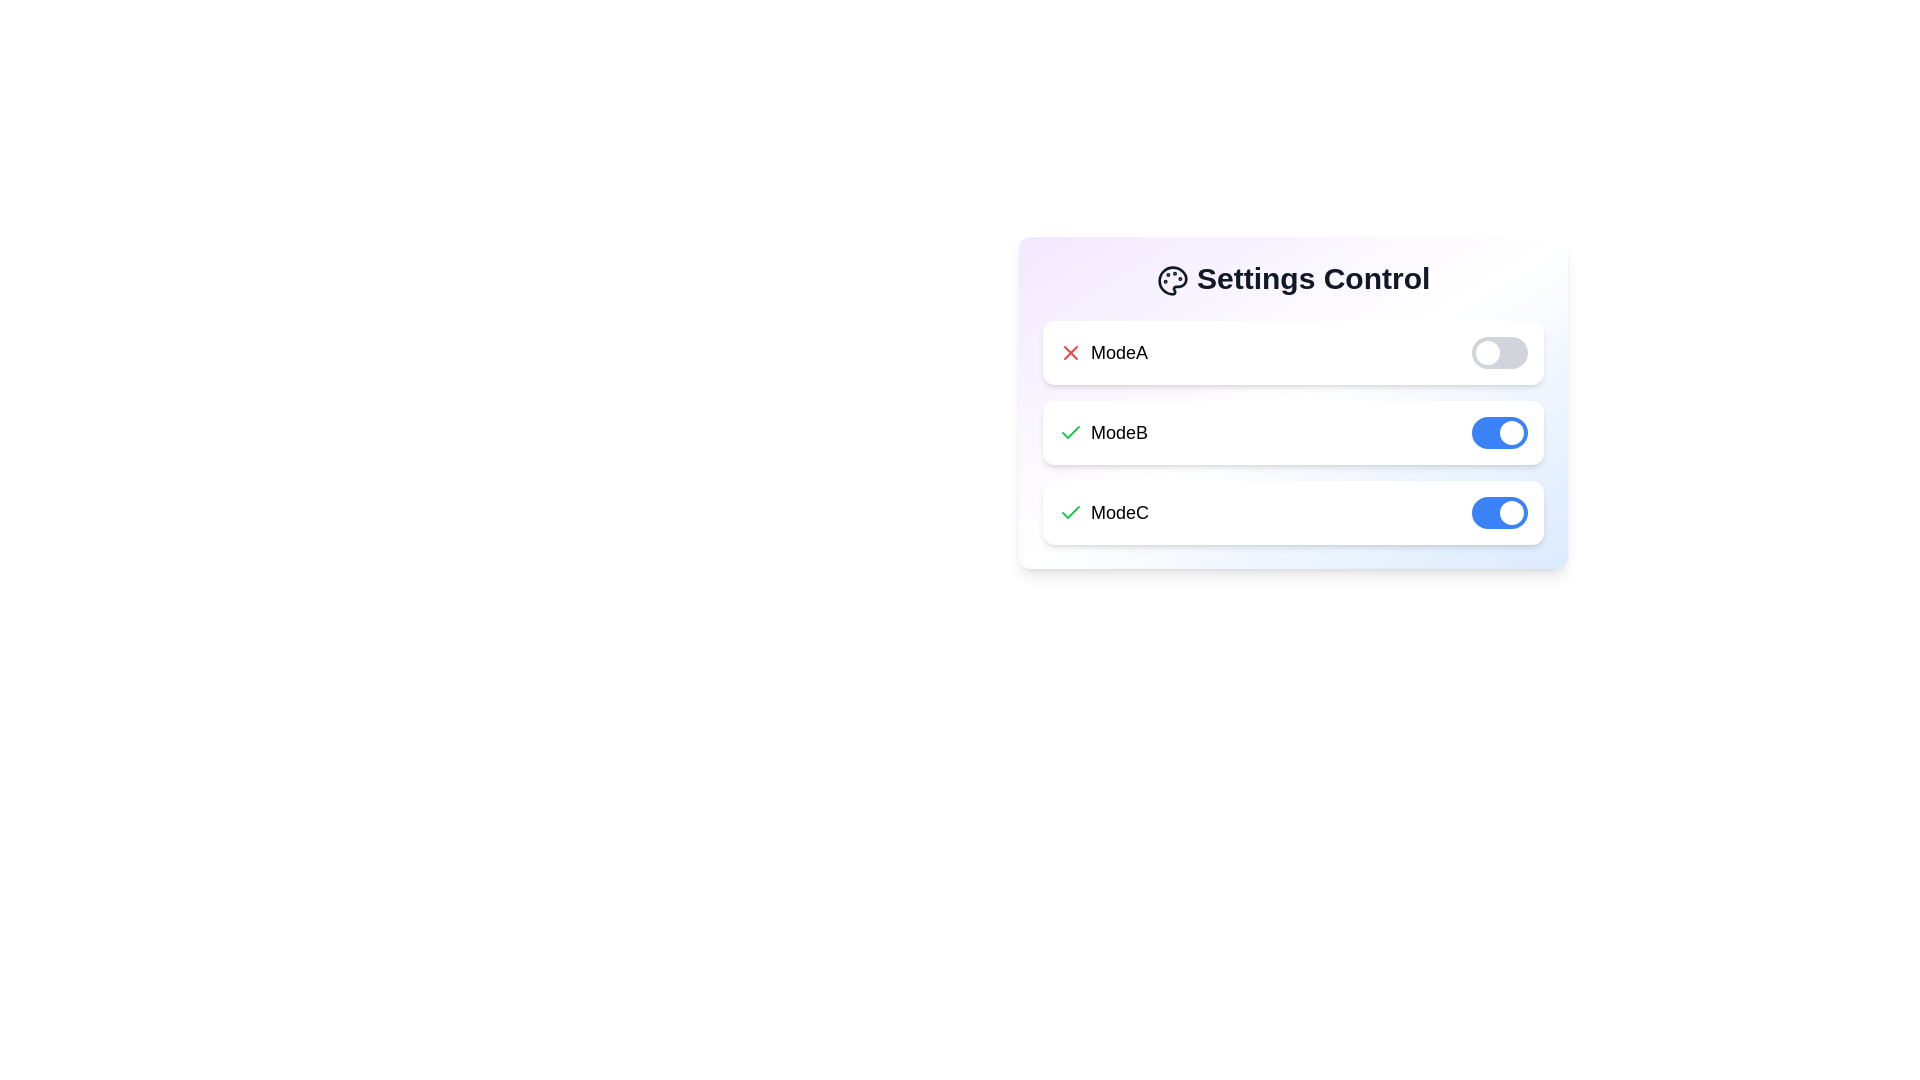  What do you see at coordinates (1118, 432) in the screenshot?
I see `the 'ModeB' label, which is displayed in bold black lettering and is positioned in the second row of a list of toggle switches, aligned with a green checkmark icon to its left and a blue toggle switch to its right` at bounding box center [1118, 432].